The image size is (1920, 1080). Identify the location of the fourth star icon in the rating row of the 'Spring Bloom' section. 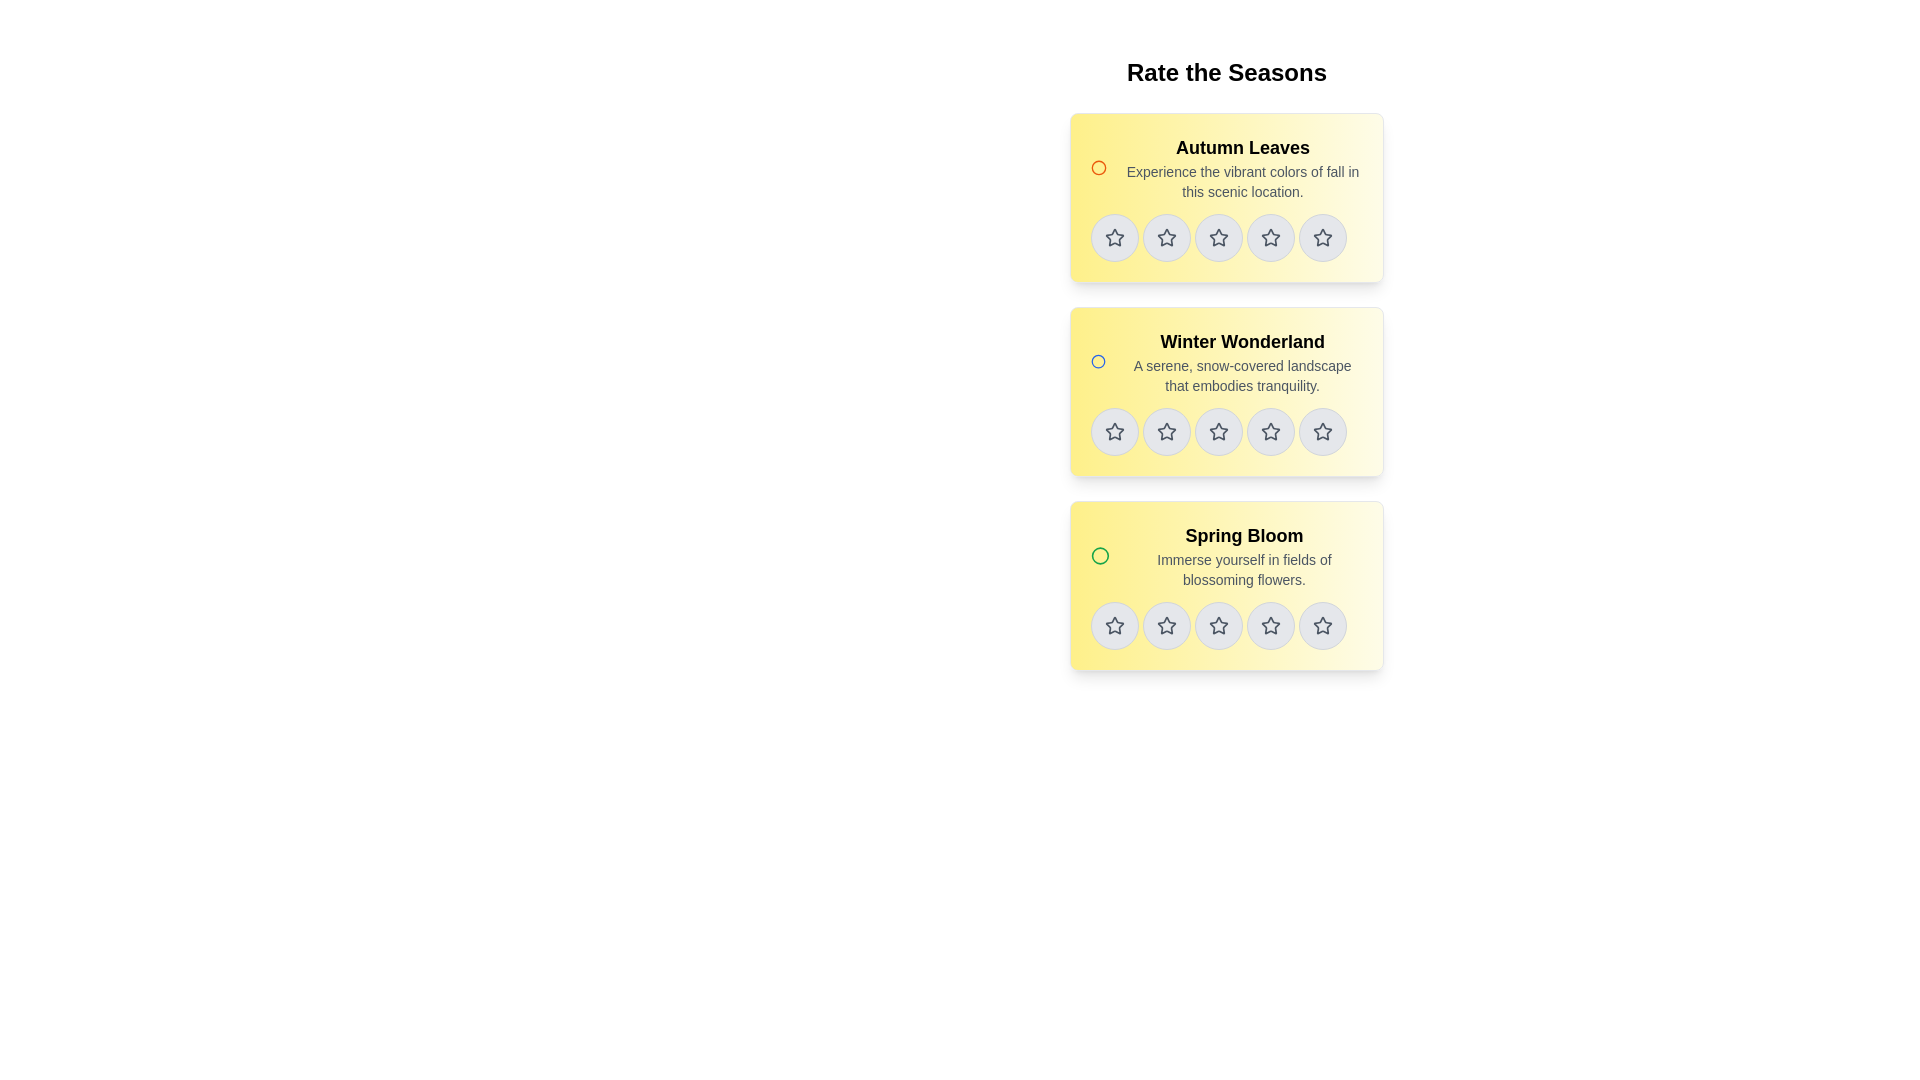
(1270, 624).